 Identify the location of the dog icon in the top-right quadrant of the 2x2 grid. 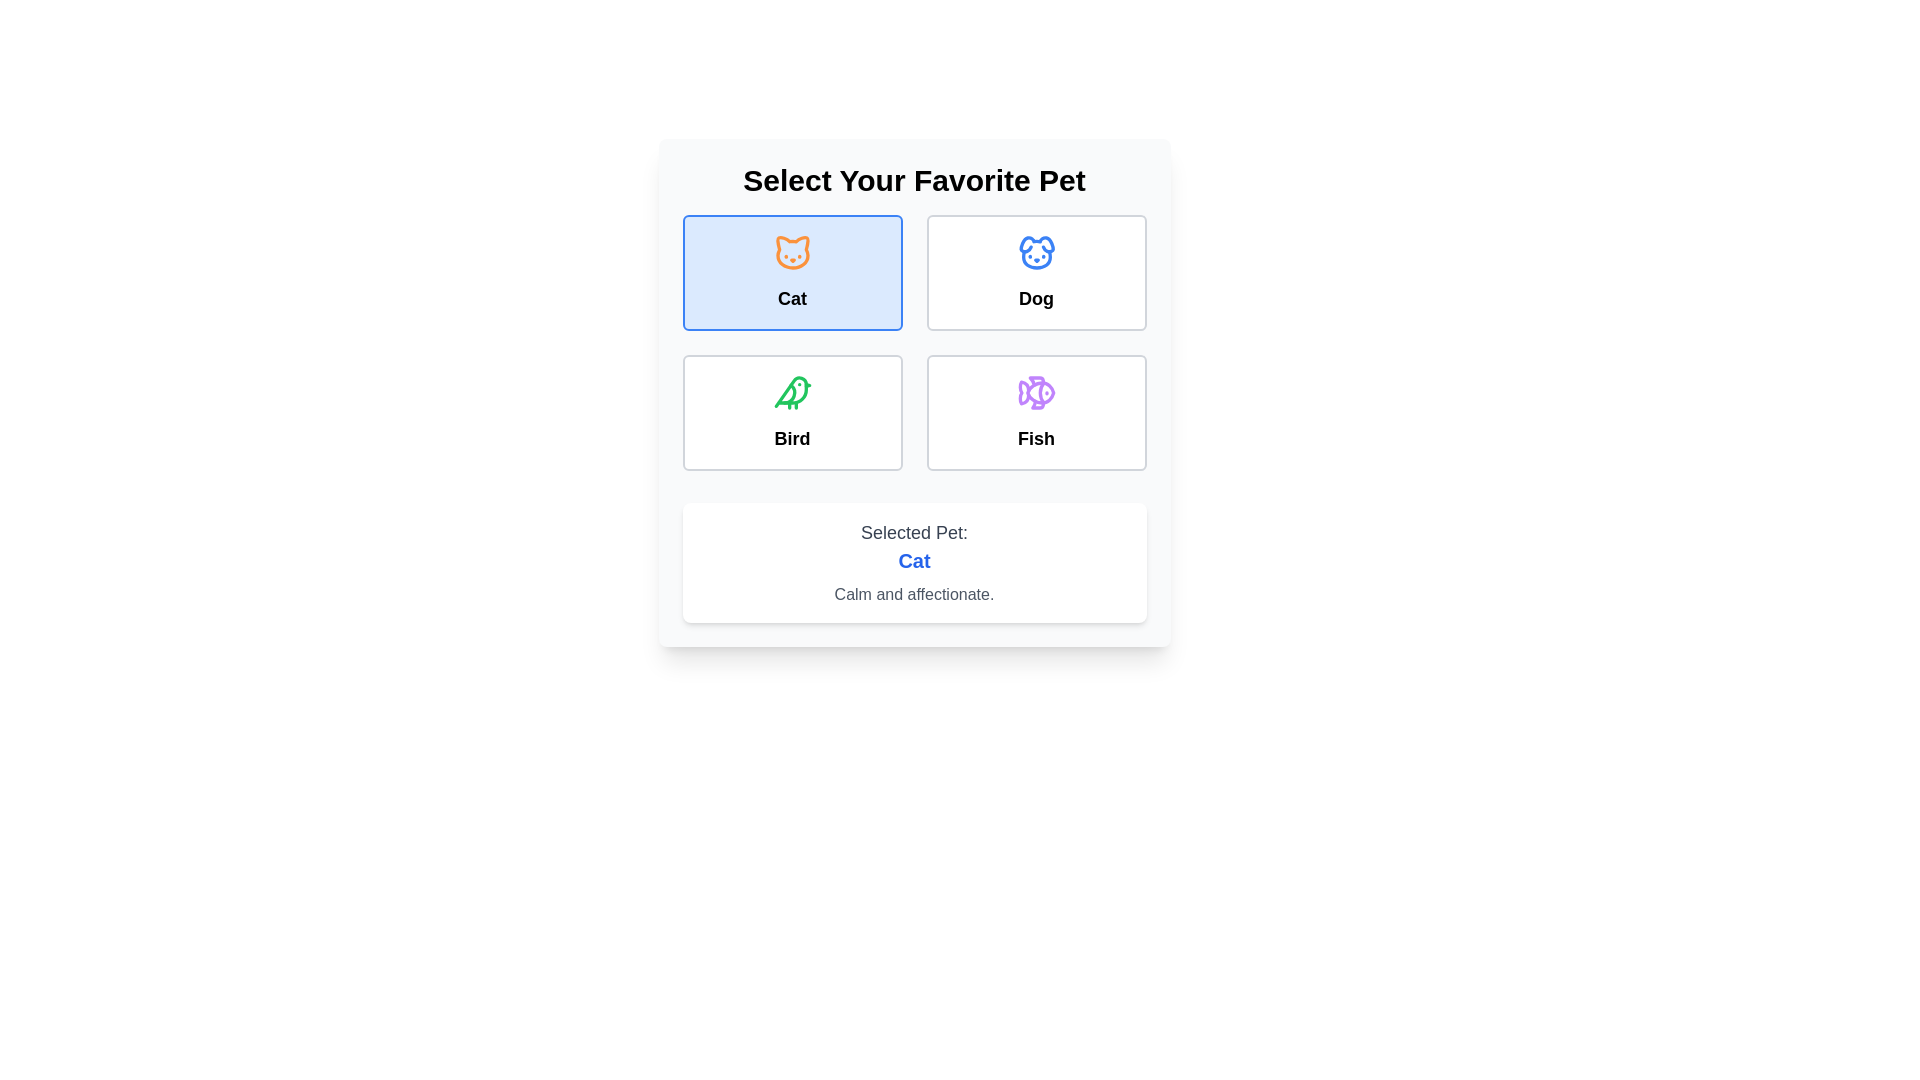
(1036, 243).